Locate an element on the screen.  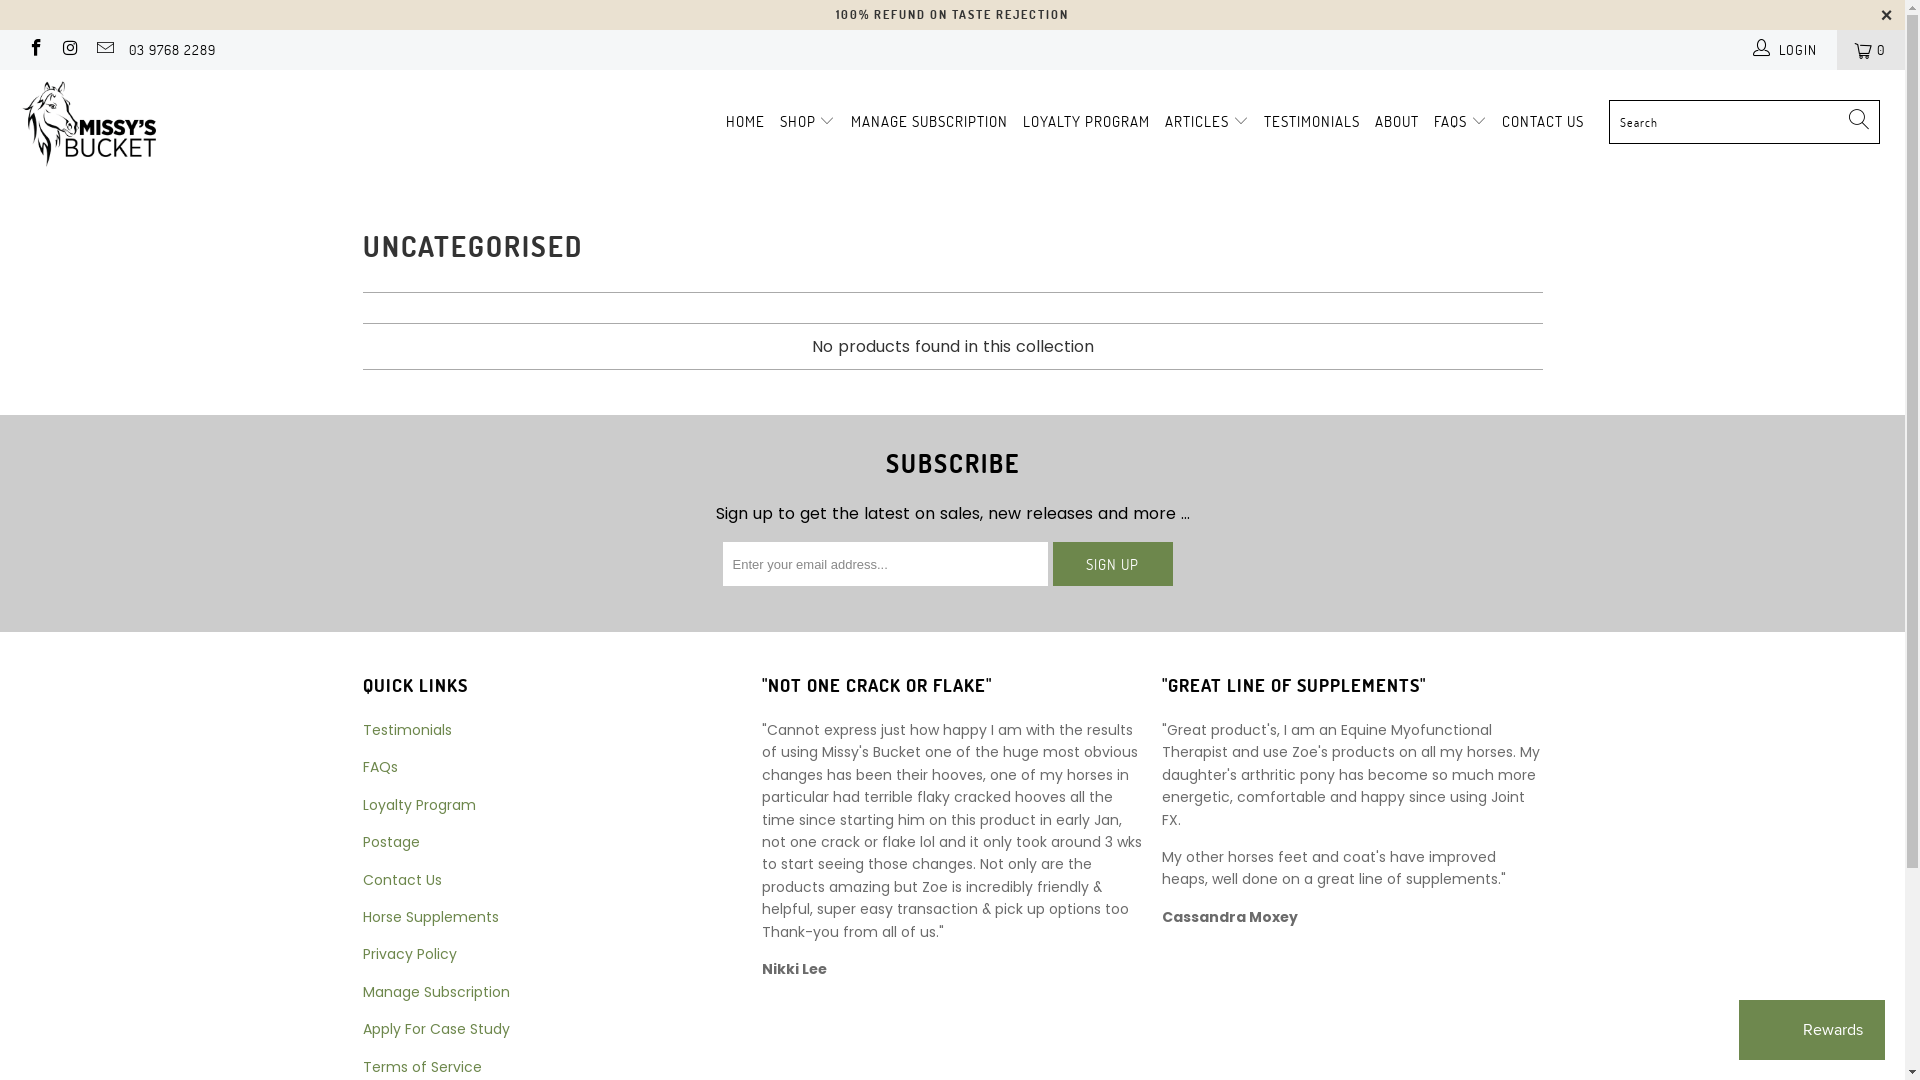
'HOME' is located at coordinates (744, 122).